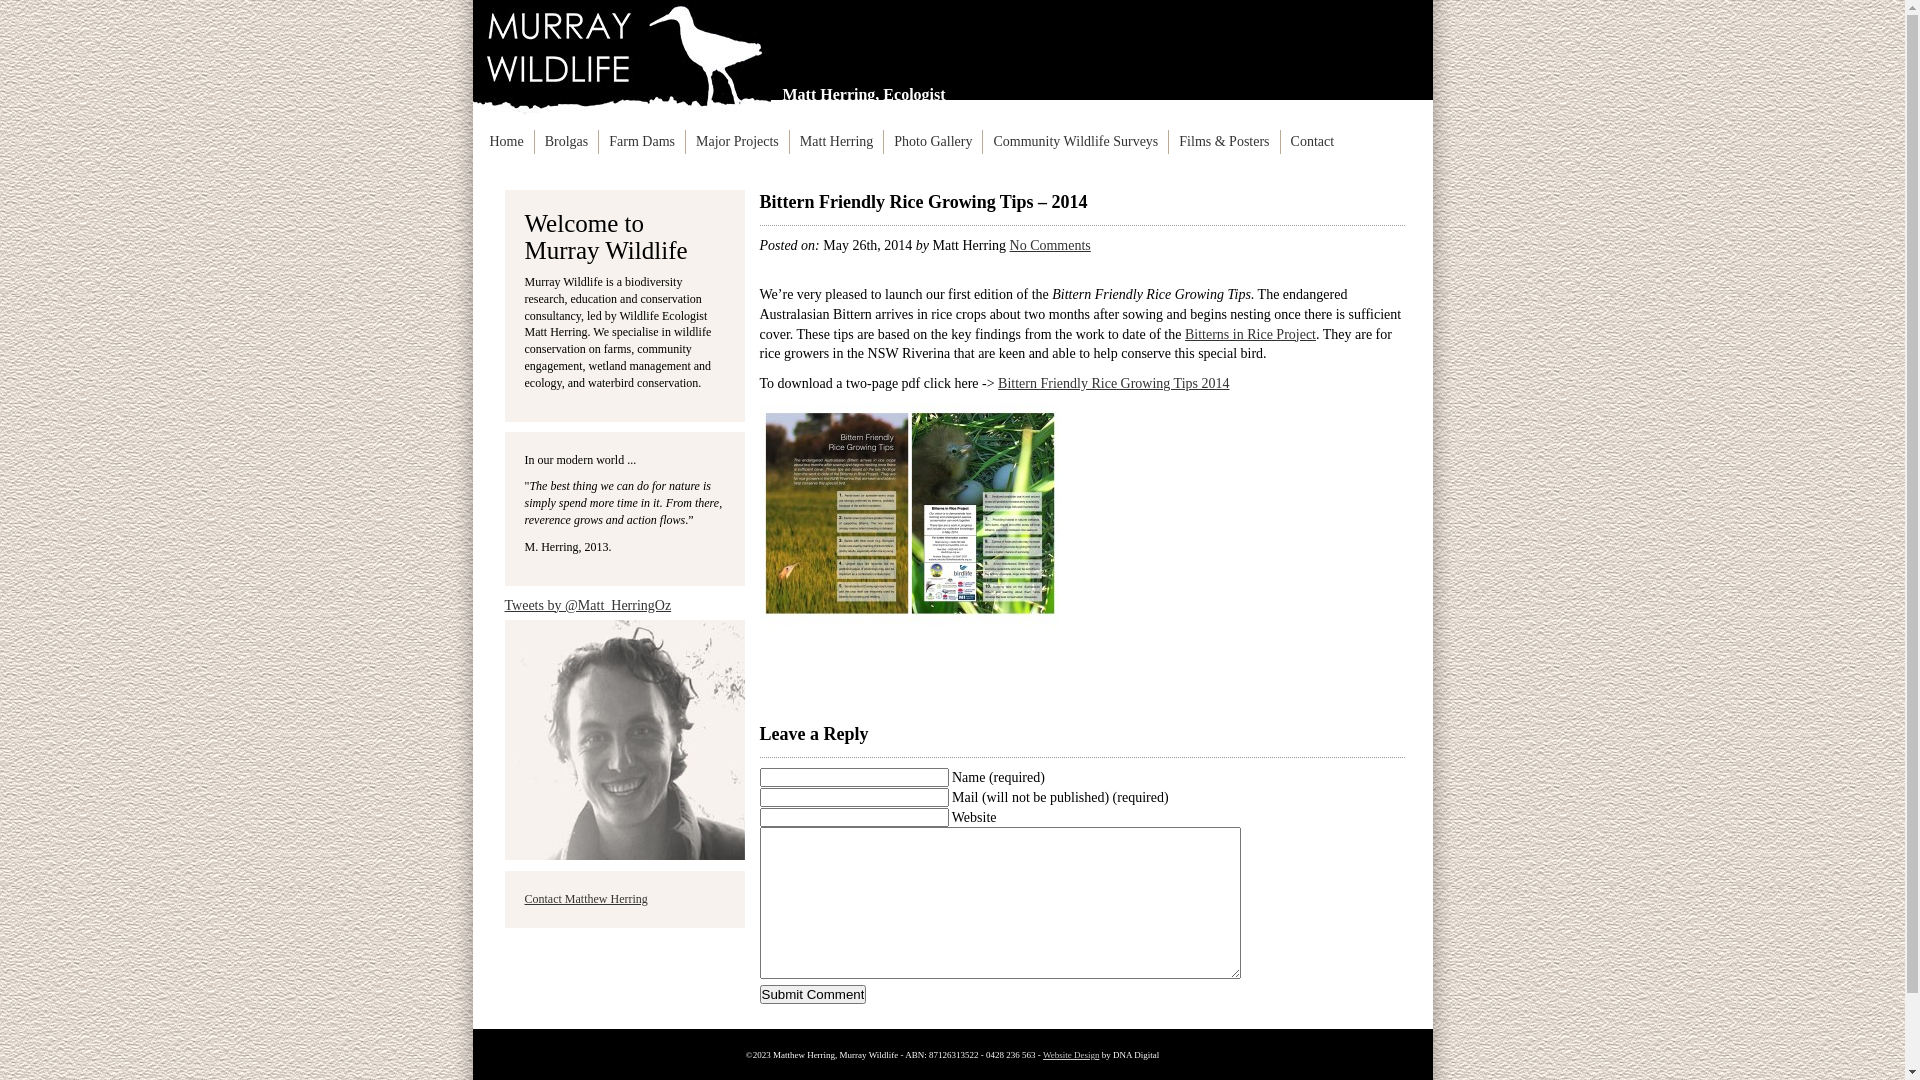 The image size is (1920, 1080). What do you see at coordinates (565, 141) in the screenshot?
I see `'Brolgas'` at bounding box center [565, 141].